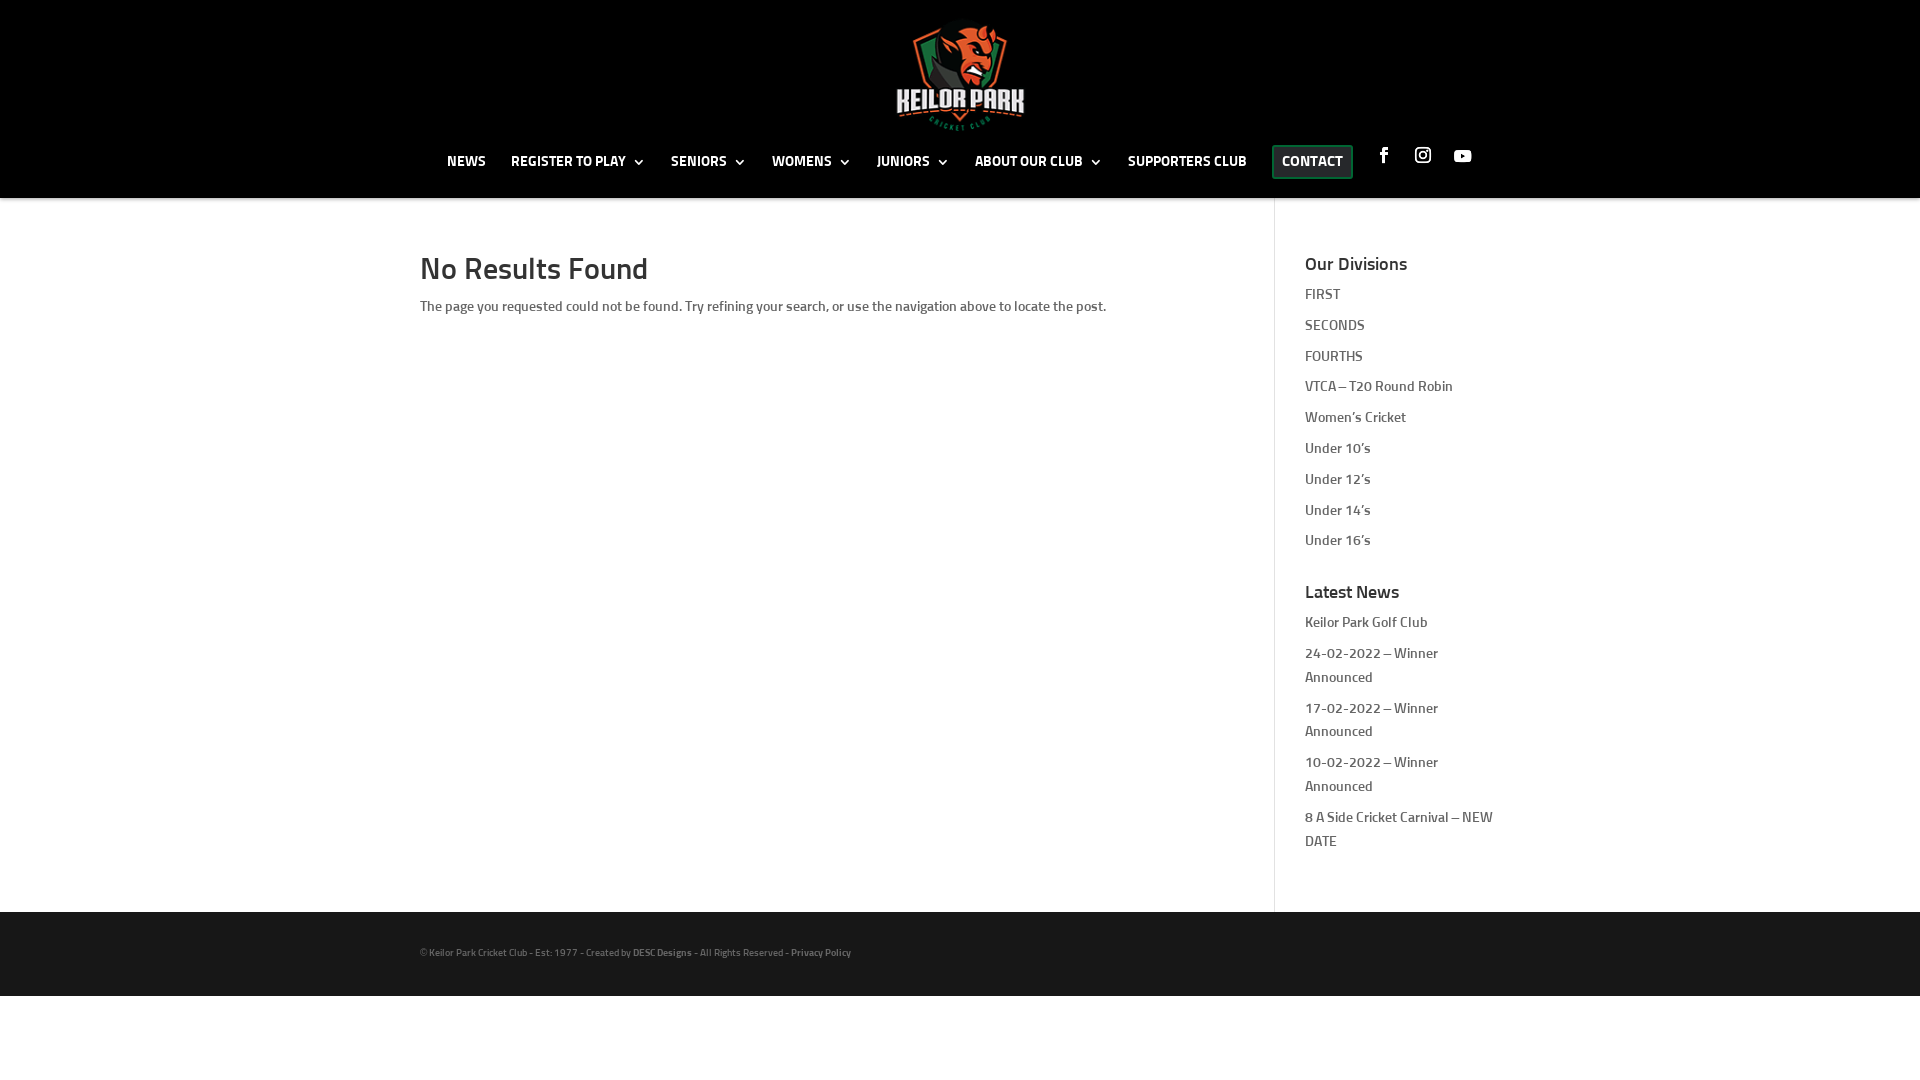  What do you see at coordinates (1305, 356) in the screenshot?
I see `'FOURTHS'` at bounding box center [1305, 356].